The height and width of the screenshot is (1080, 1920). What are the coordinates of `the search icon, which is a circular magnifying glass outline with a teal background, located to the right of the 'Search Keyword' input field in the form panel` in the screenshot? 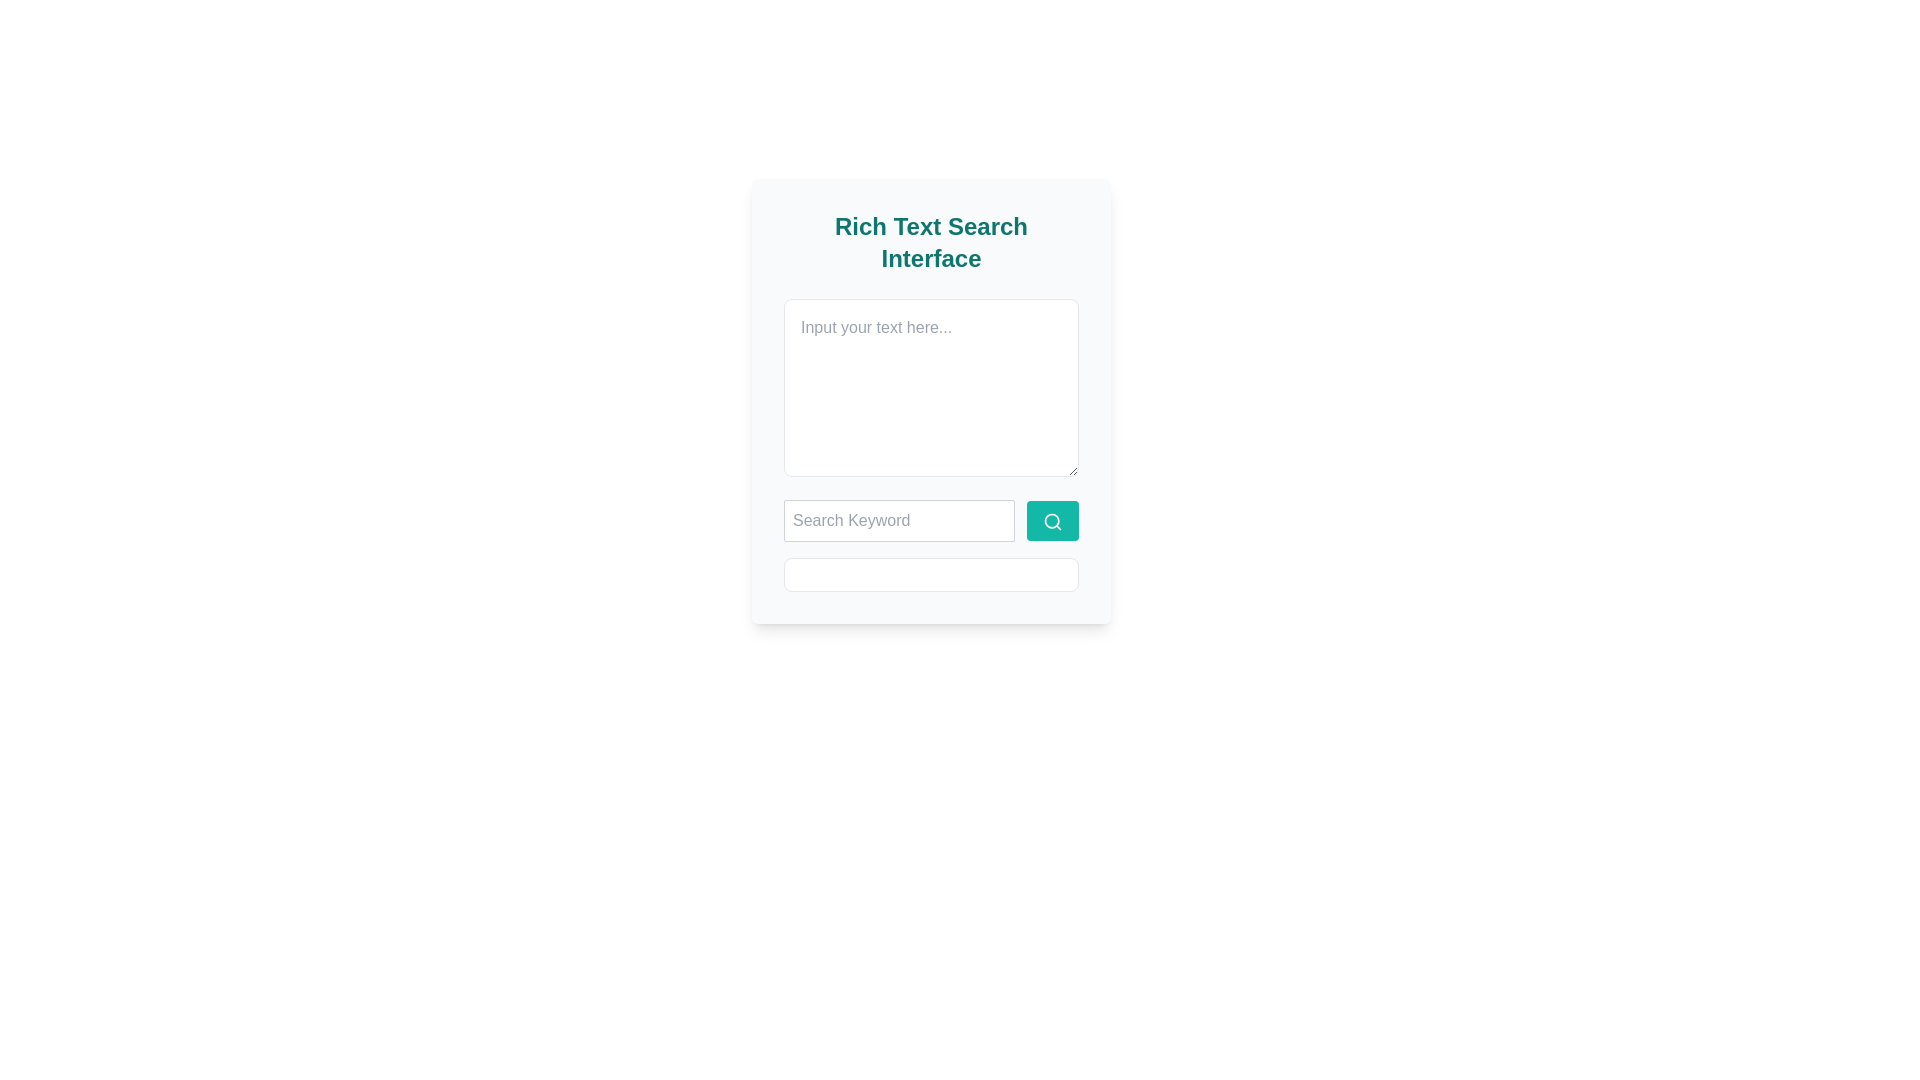 It's located at (1051, 519).